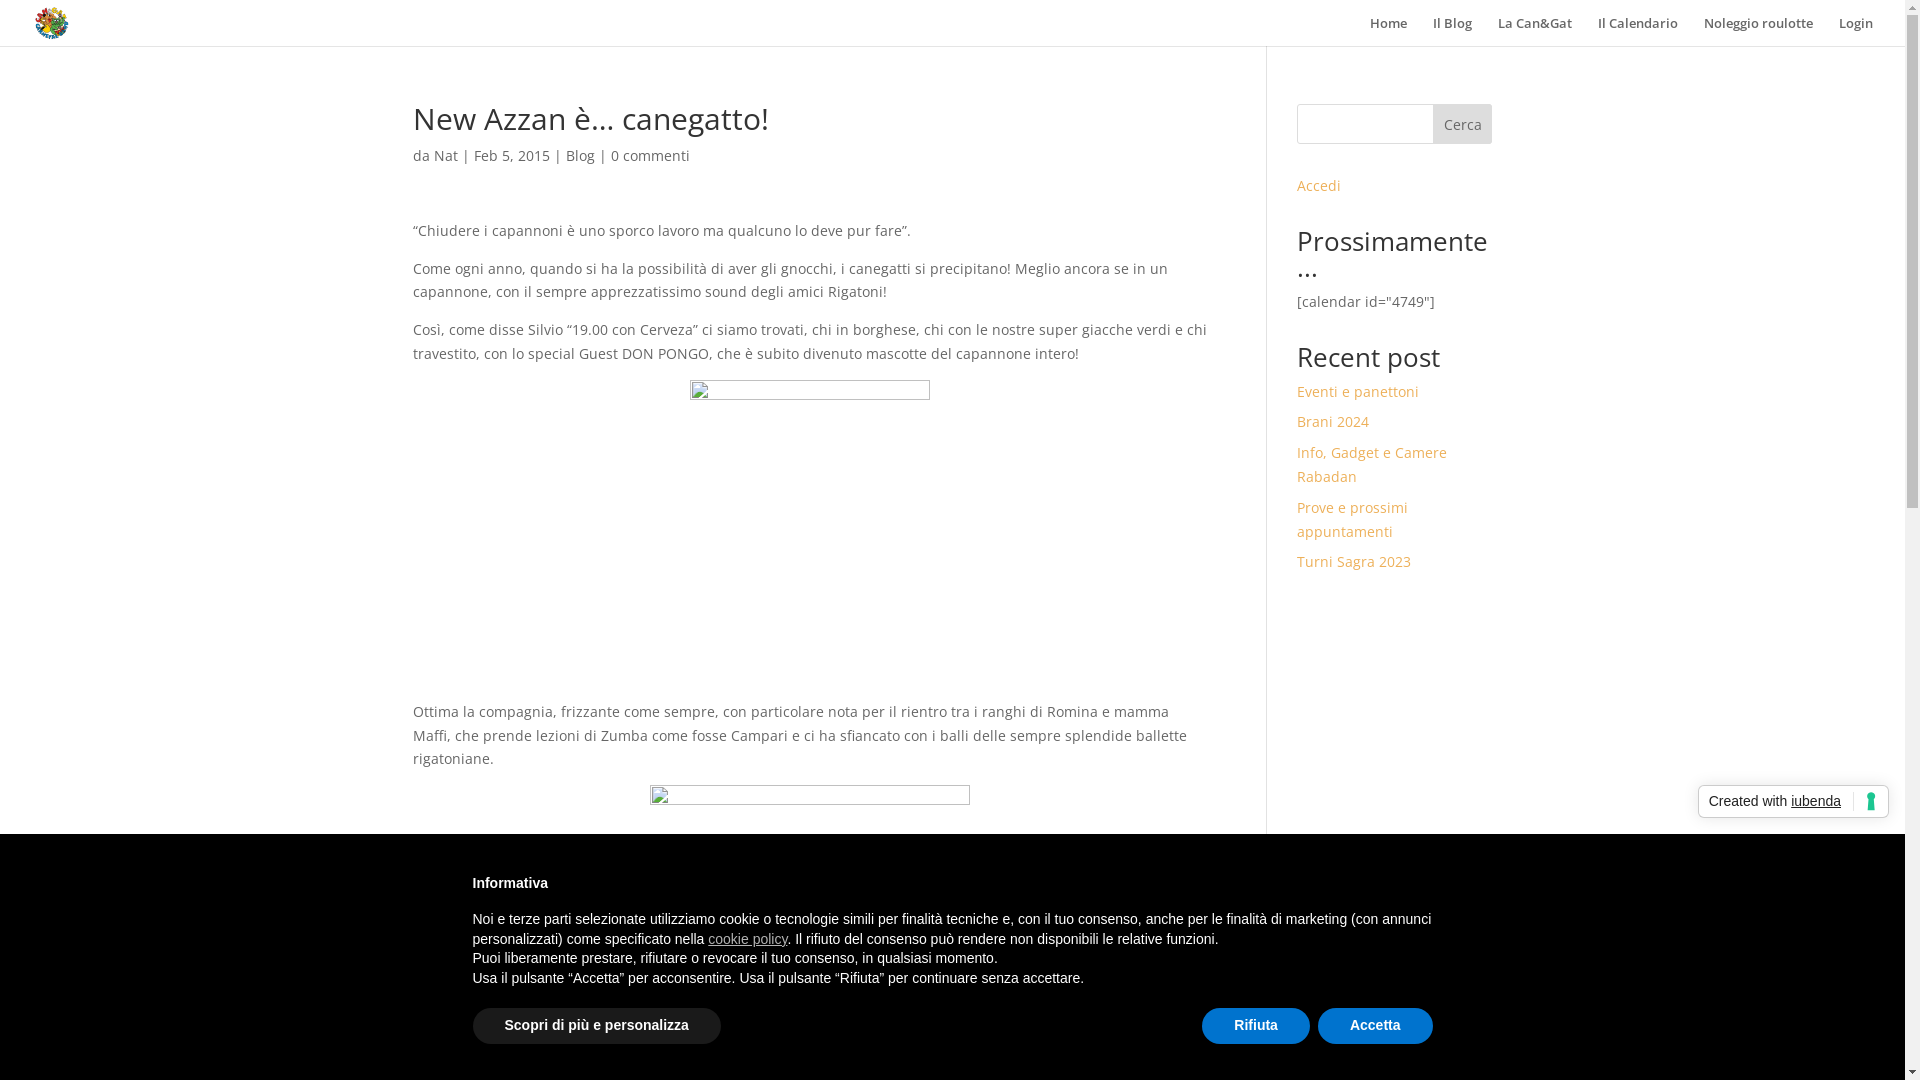 The height and width of the screenshot is (1080, 1920). Describe the element at coordinates (1432, 123) in the screenshot. I see `'Cerca'` at that location.